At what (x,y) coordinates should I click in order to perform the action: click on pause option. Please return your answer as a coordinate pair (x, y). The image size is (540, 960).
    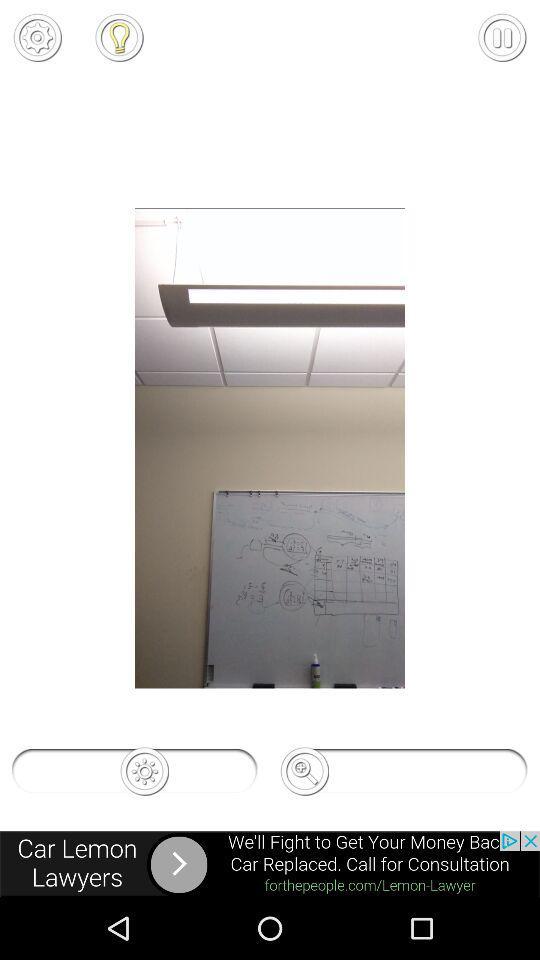
    Looking at the image, I should click on (501, 36).